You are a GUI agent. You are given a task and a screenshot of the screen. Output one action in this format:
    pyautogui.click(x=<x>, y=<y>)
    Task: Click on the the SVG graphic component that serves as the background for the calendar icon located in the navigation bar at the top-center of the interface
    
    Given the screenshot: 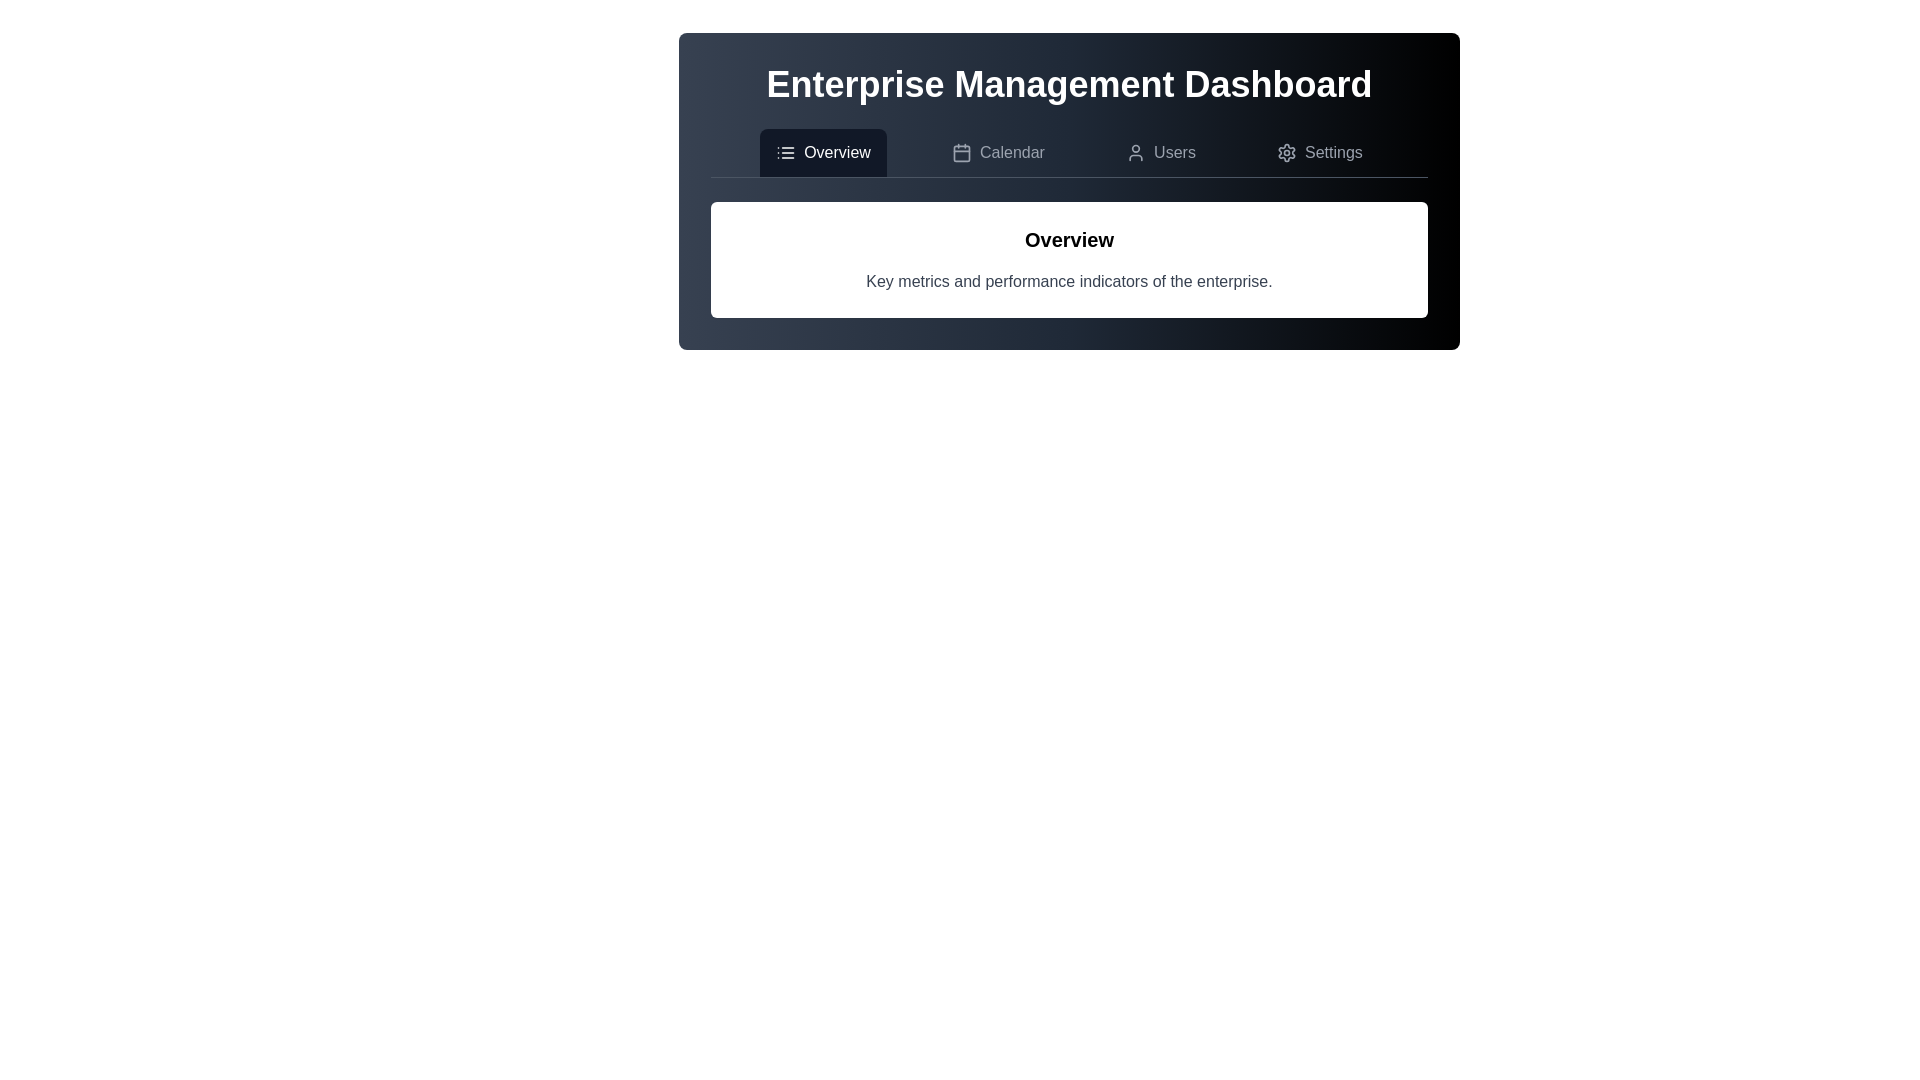 What is the action you would take?
    pyautogui.click(x=961, y=152)
    